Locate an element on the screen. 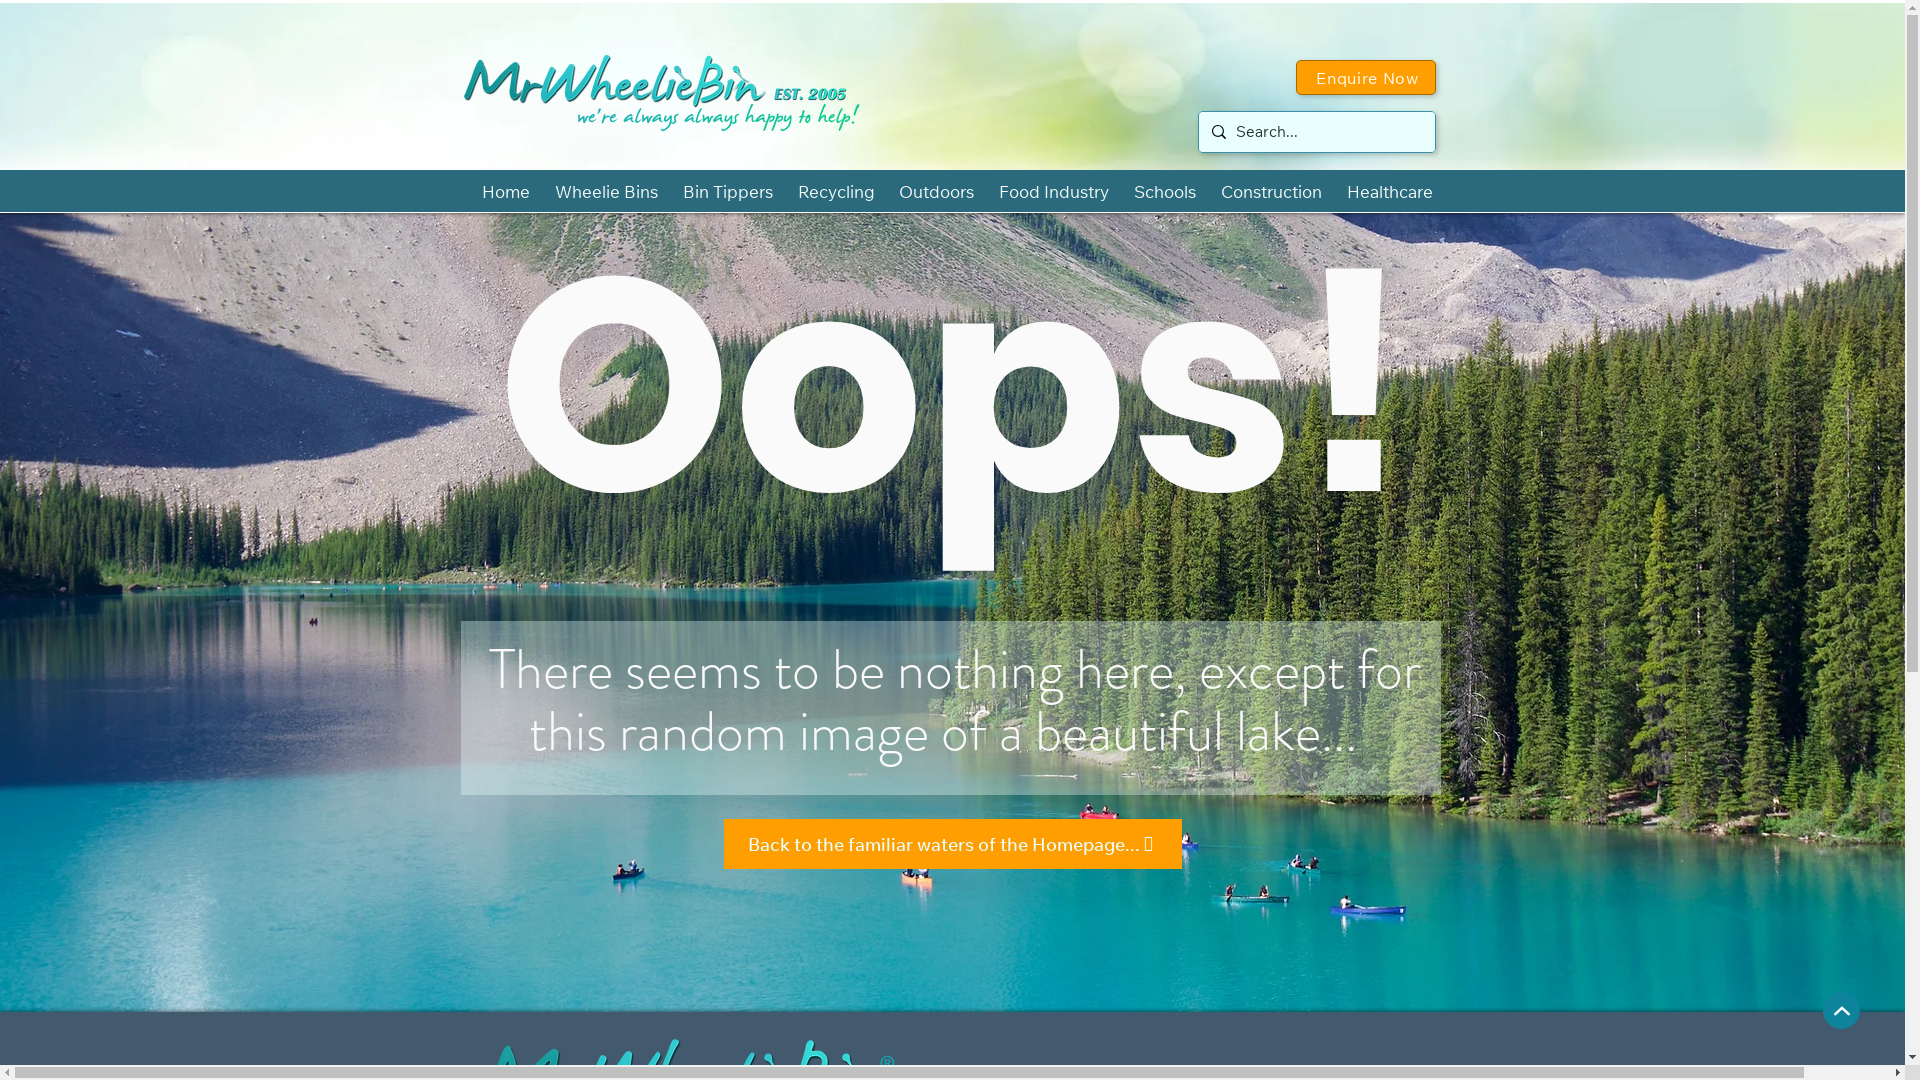  'Schools' is located at coordinates (1164, 191).